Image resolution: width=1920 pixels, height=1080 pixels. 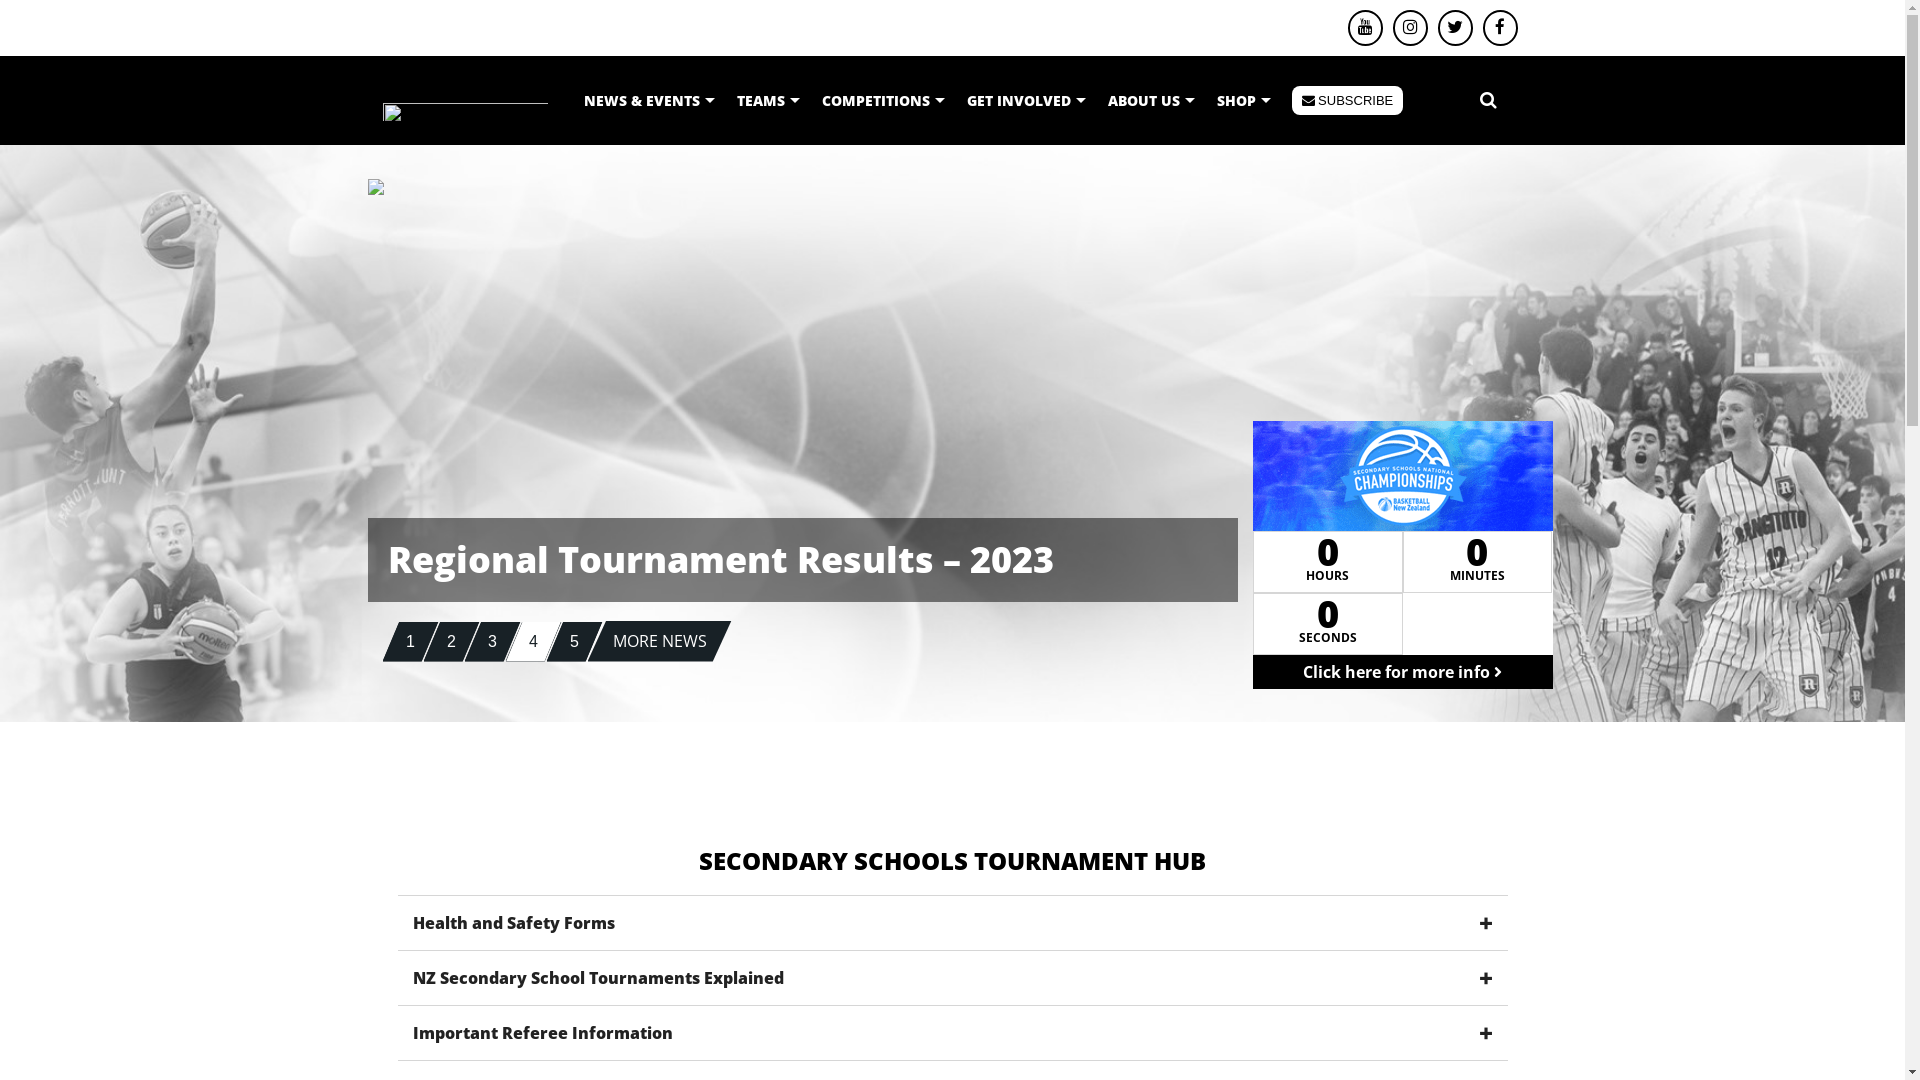 I want to click on 'TEAMS', so click(x=767, y=100).